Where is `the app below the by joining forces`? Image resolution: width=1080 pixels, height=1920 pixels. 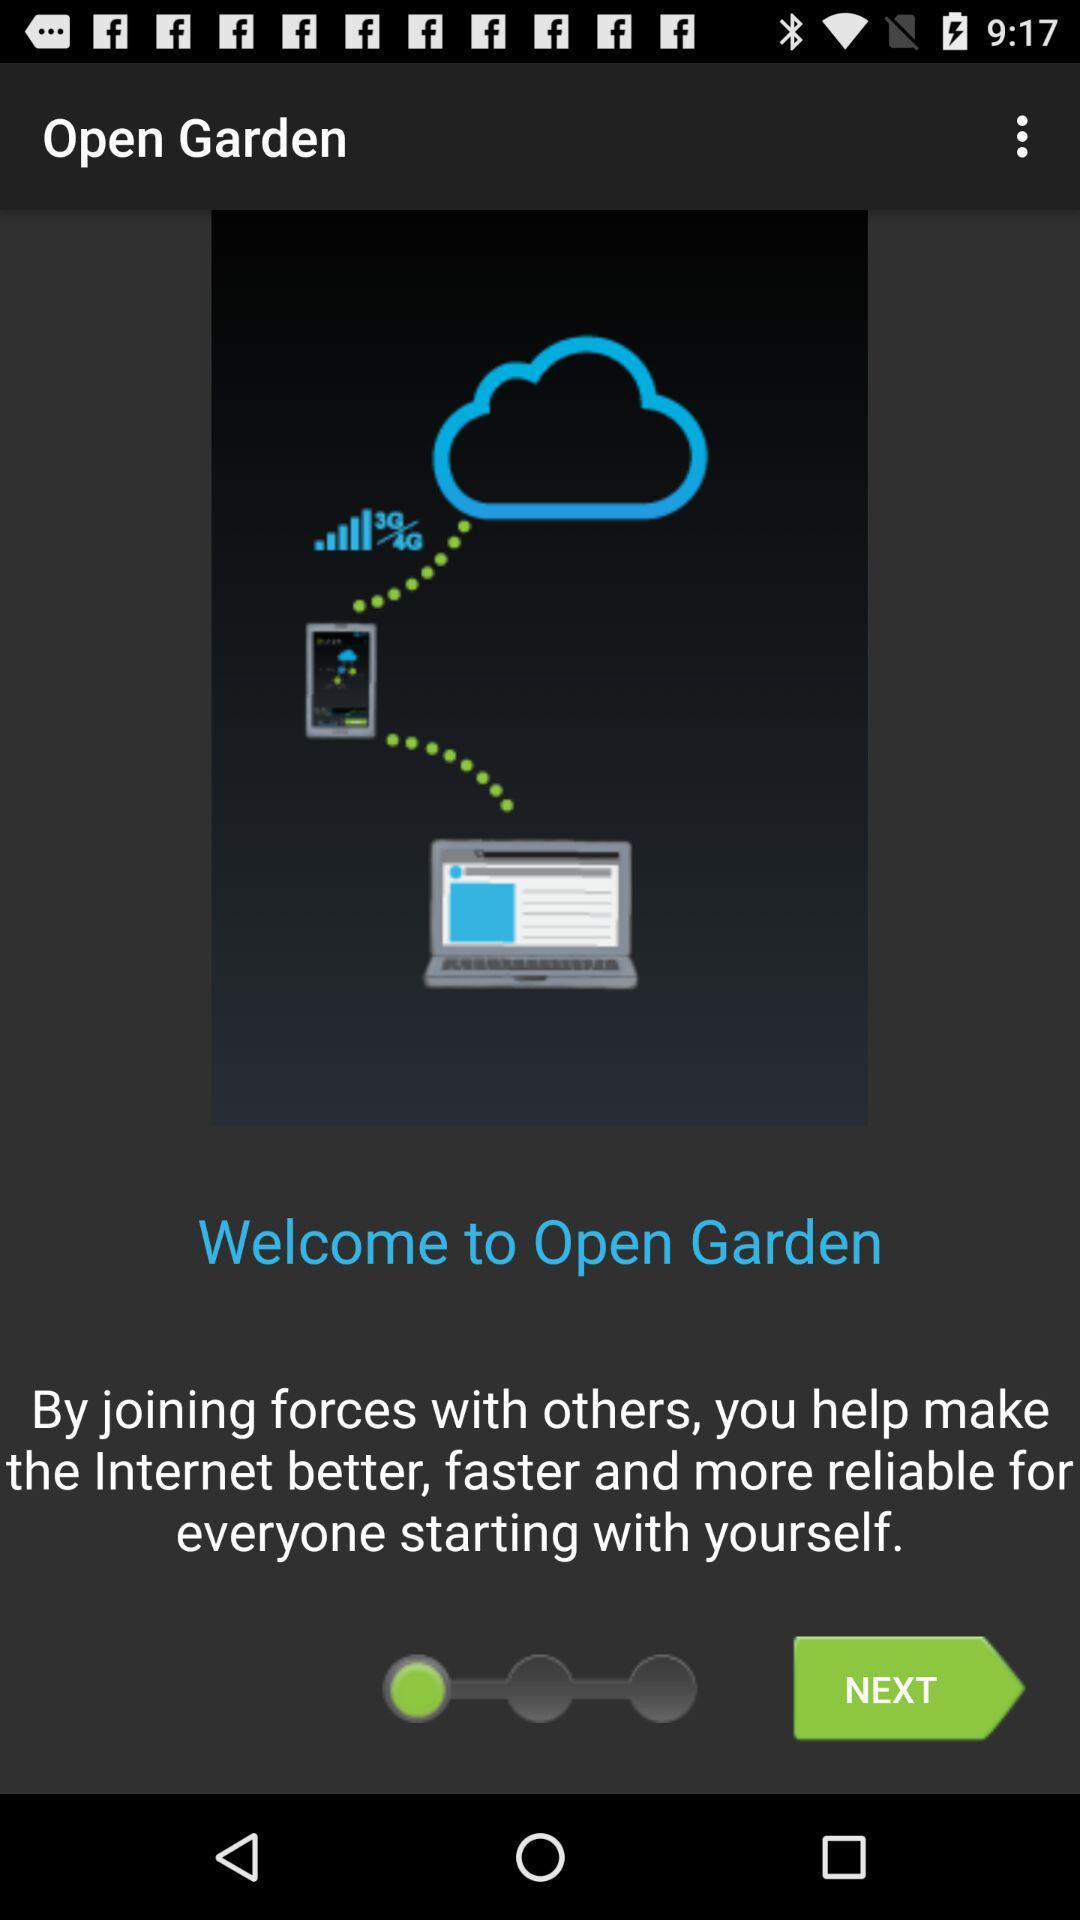 the app below the by joining forces is located at coordinates (909, 1688).